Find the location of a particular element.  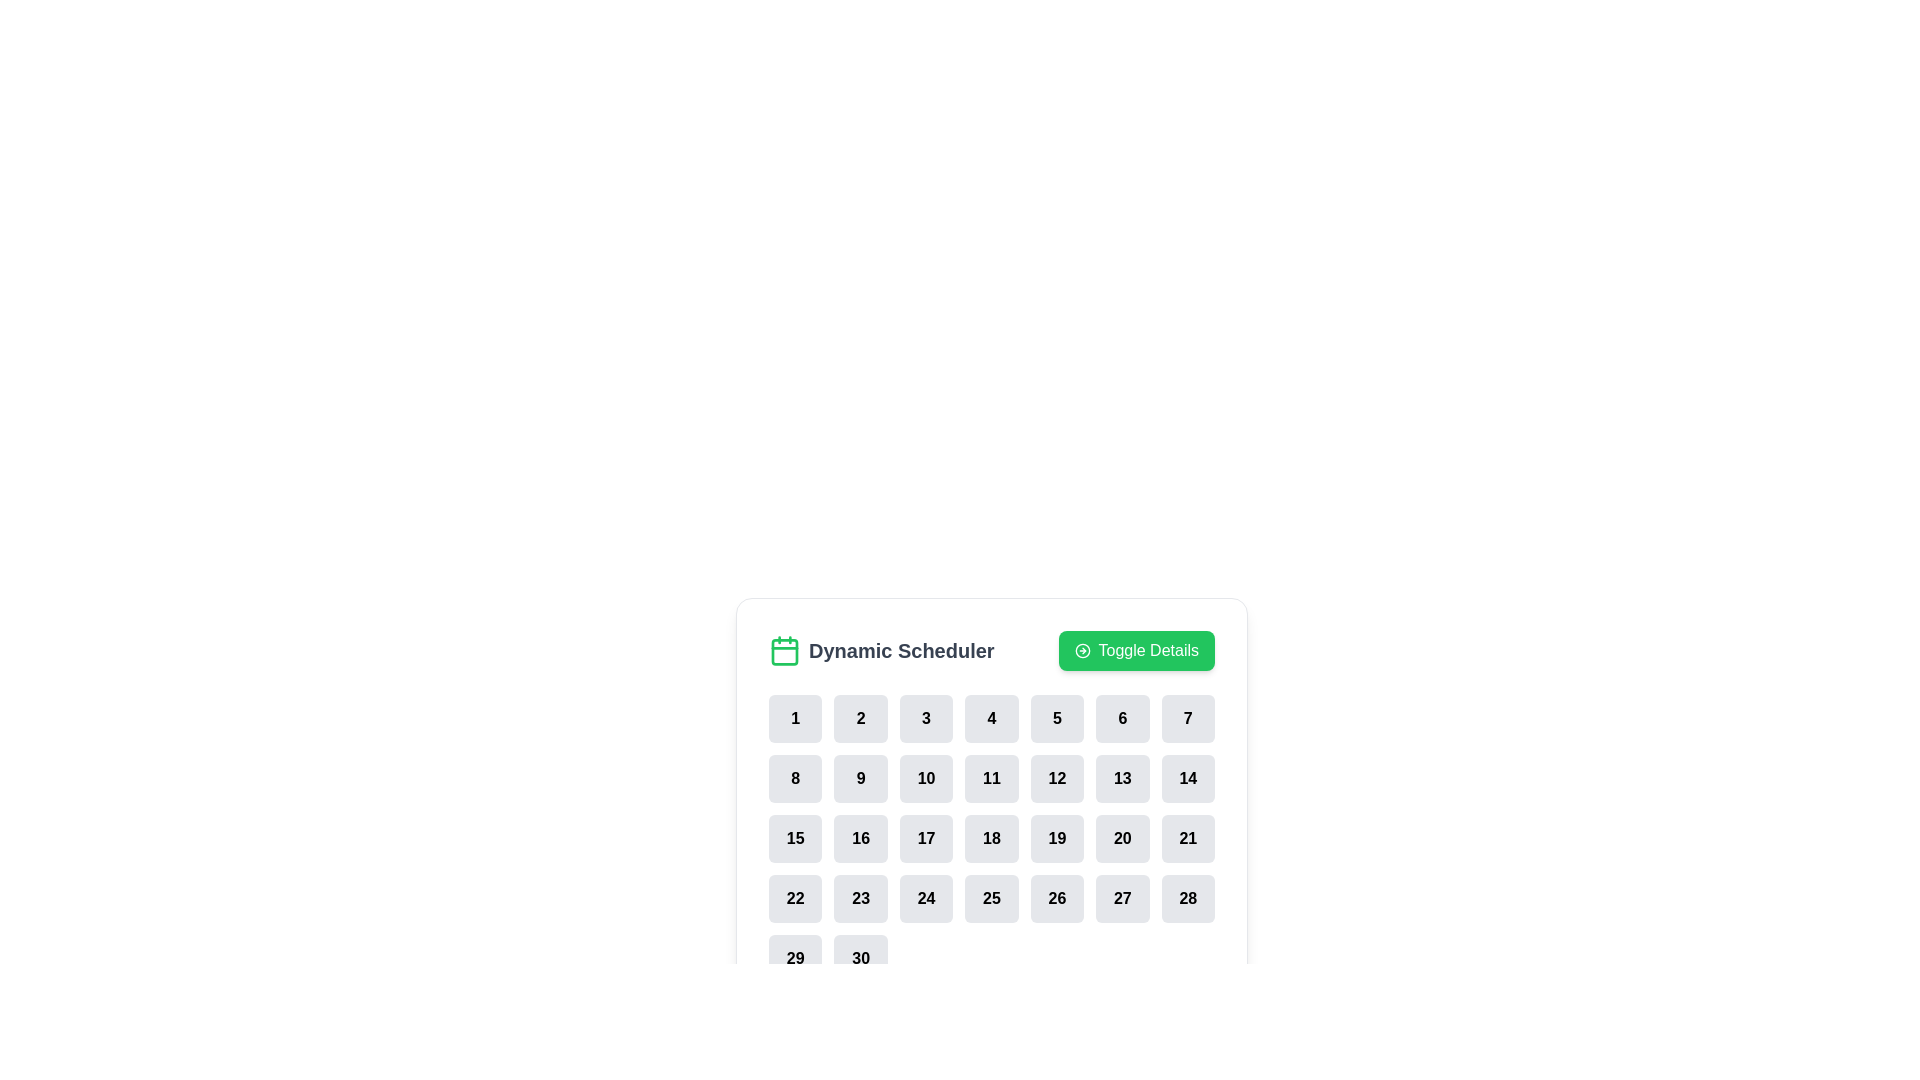

the rectangular button displaying the number '21' in bold text is located at coordinates (1188, 839).